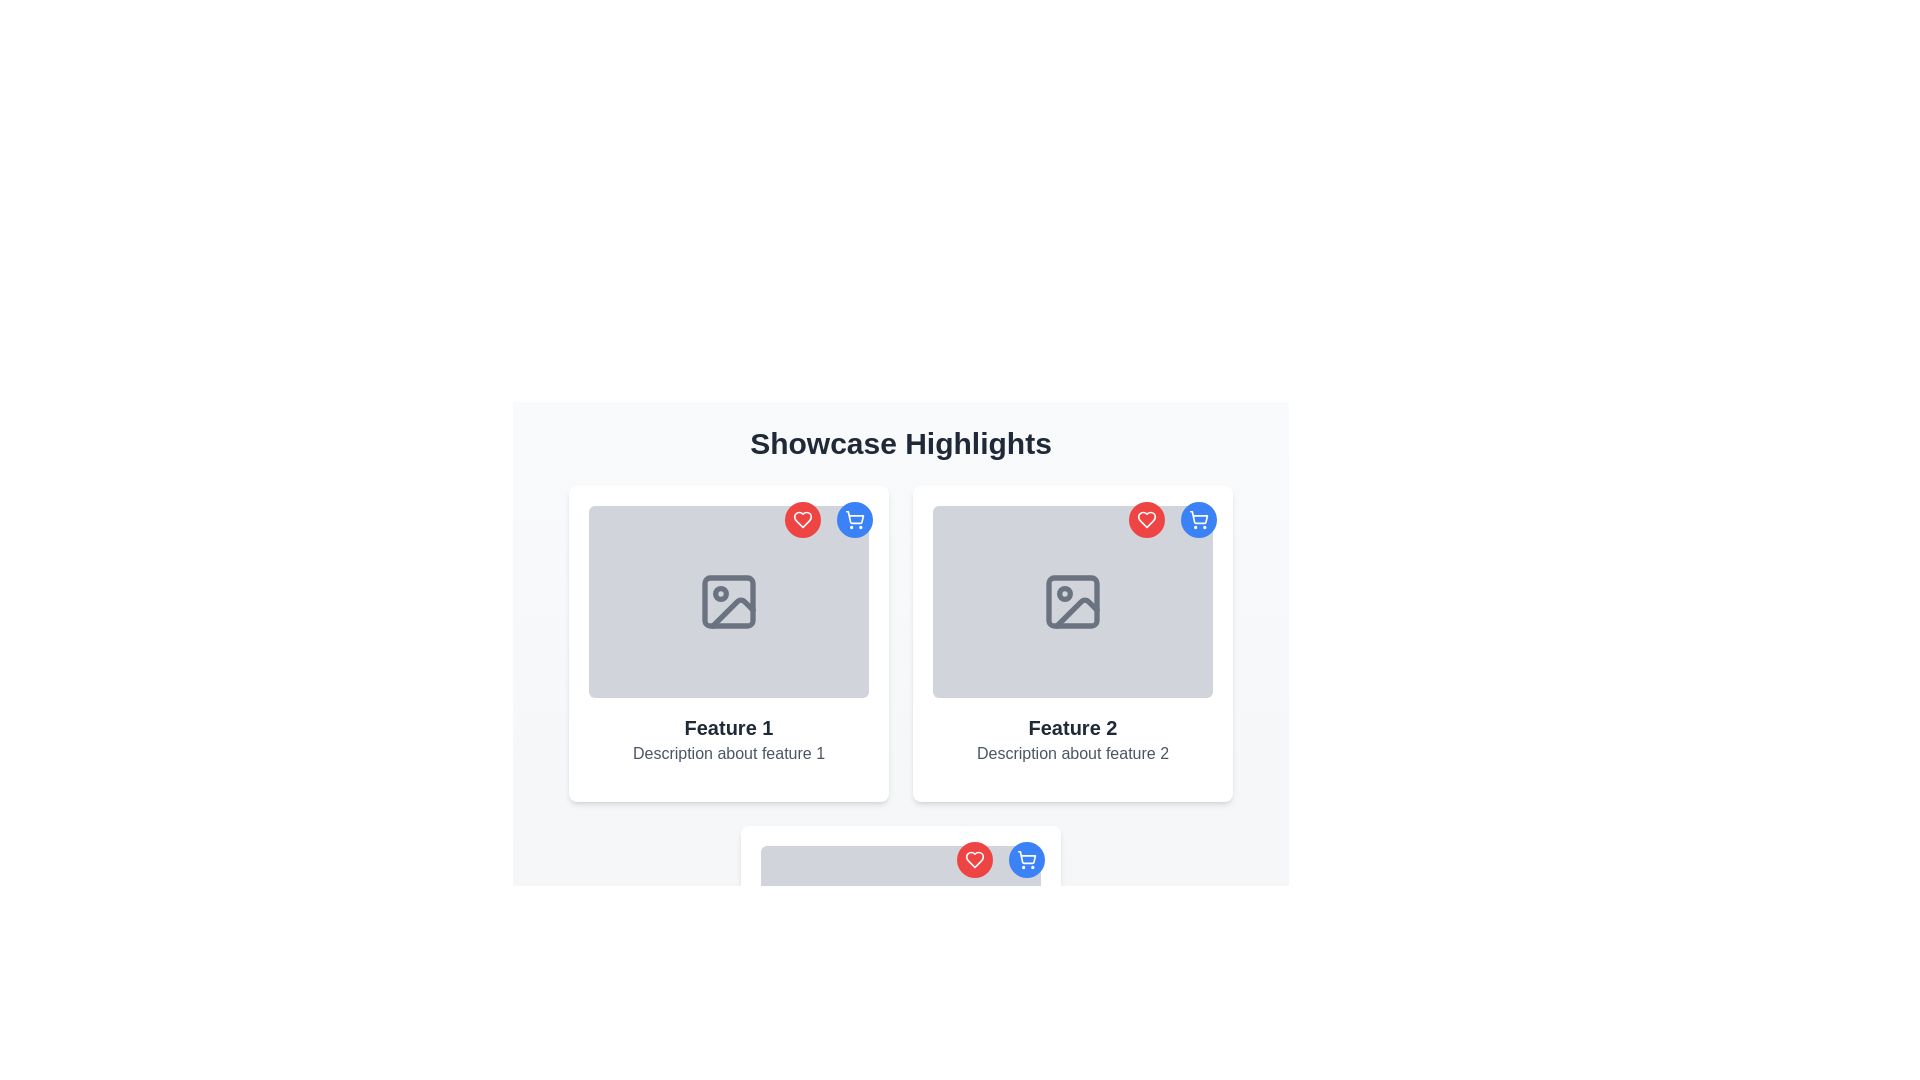  Describe the element at coordinates (1172, 519) in the screenshot. I see `the right circular button with a blue background and a white shopping cart icon, positioned at the top-right corner of the 'Feature 2' card` at that location.